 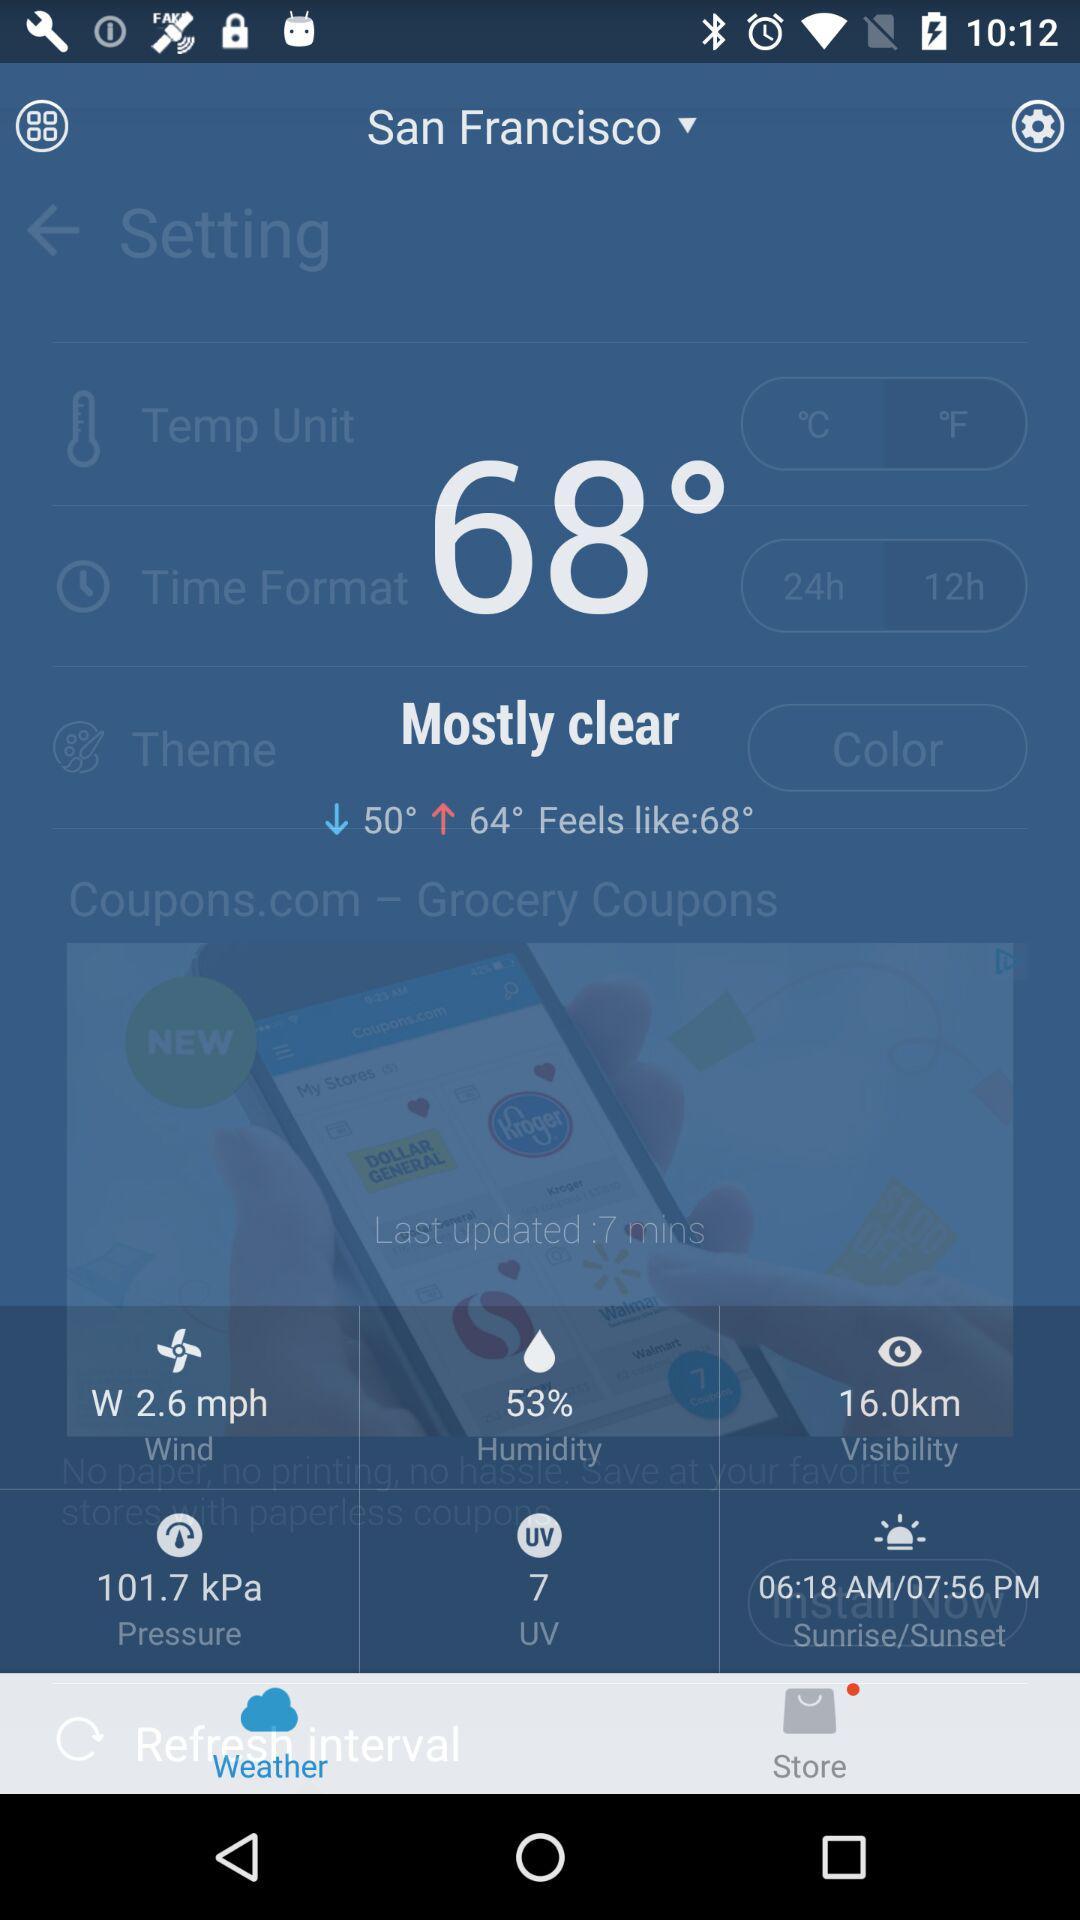 I want to click on the dialpad icon, so click(x=42, y=133).